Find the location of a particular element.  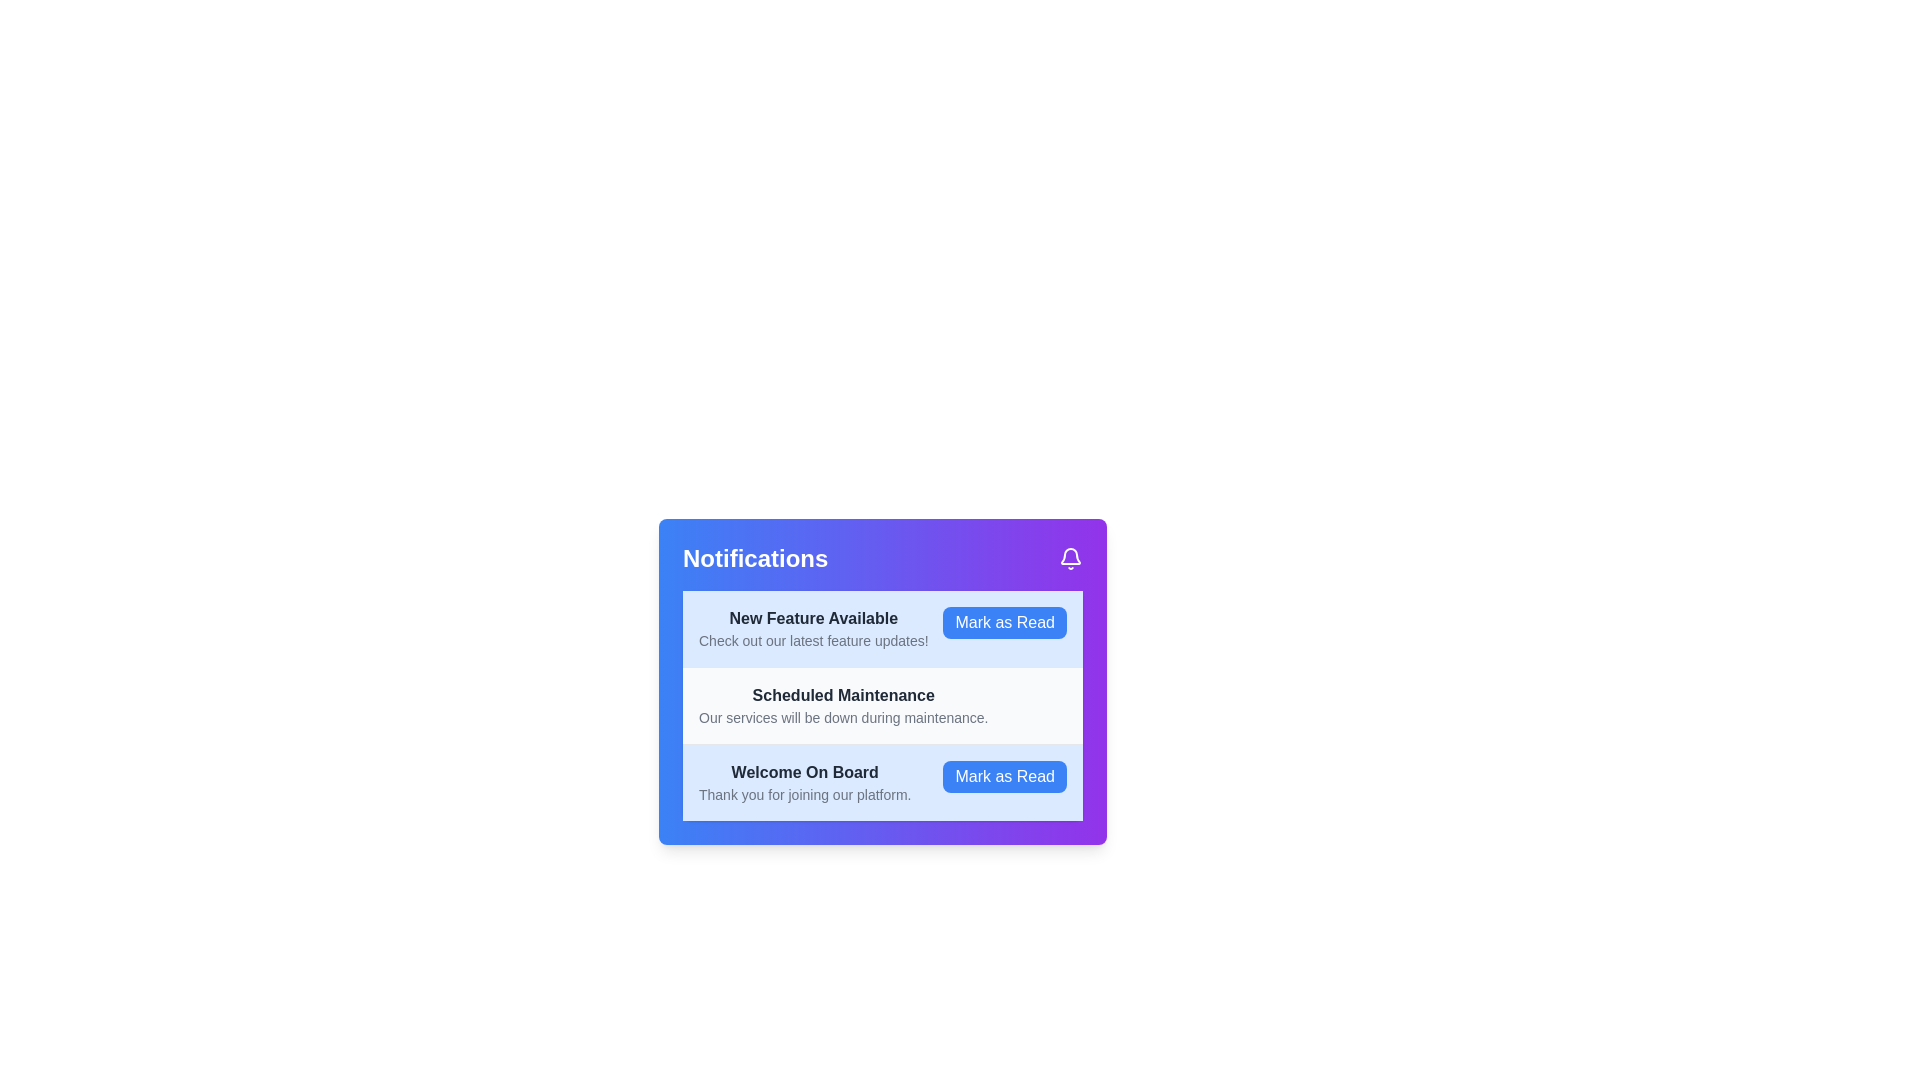

the welcoming title text within the notification card that draws the user's attention, located above the 'Thank you for joining our platform.' text is located at coordinates (805, 771).